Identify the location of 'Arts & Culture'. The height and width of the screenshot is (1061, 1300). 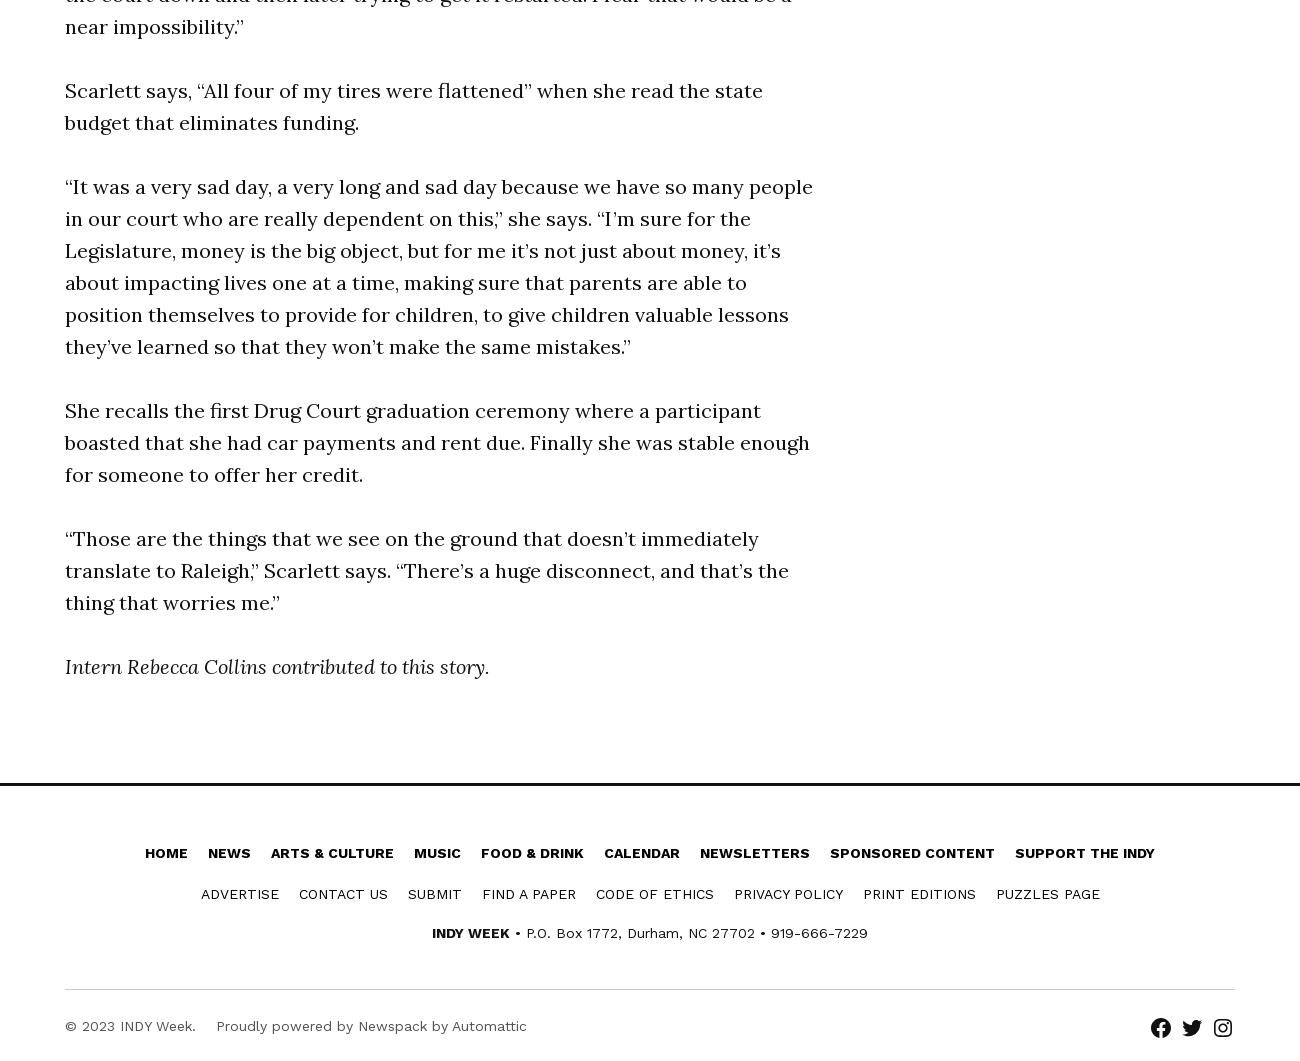
(270, 853).